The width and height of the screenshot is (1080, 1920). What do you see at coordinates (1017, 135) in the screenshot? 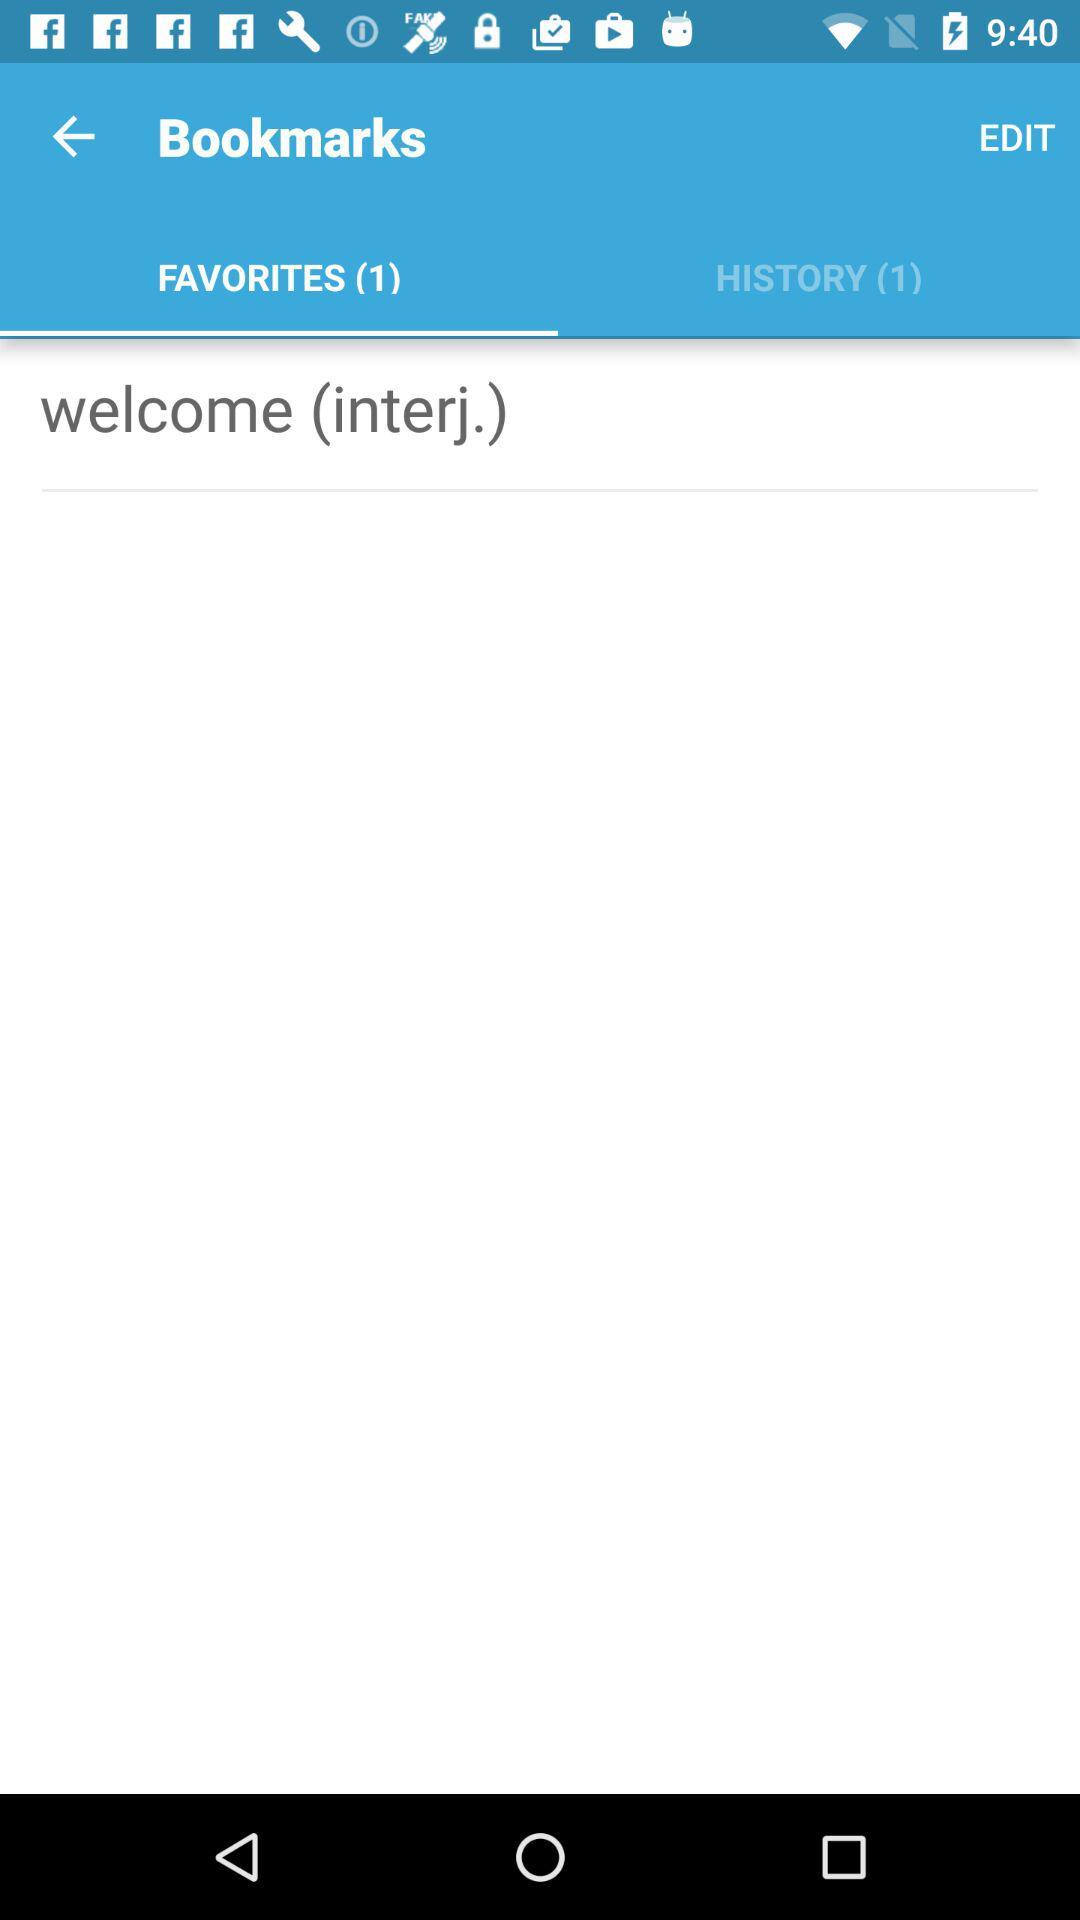
I see `the app above the history (1)` at bounding box center [1017, 135].